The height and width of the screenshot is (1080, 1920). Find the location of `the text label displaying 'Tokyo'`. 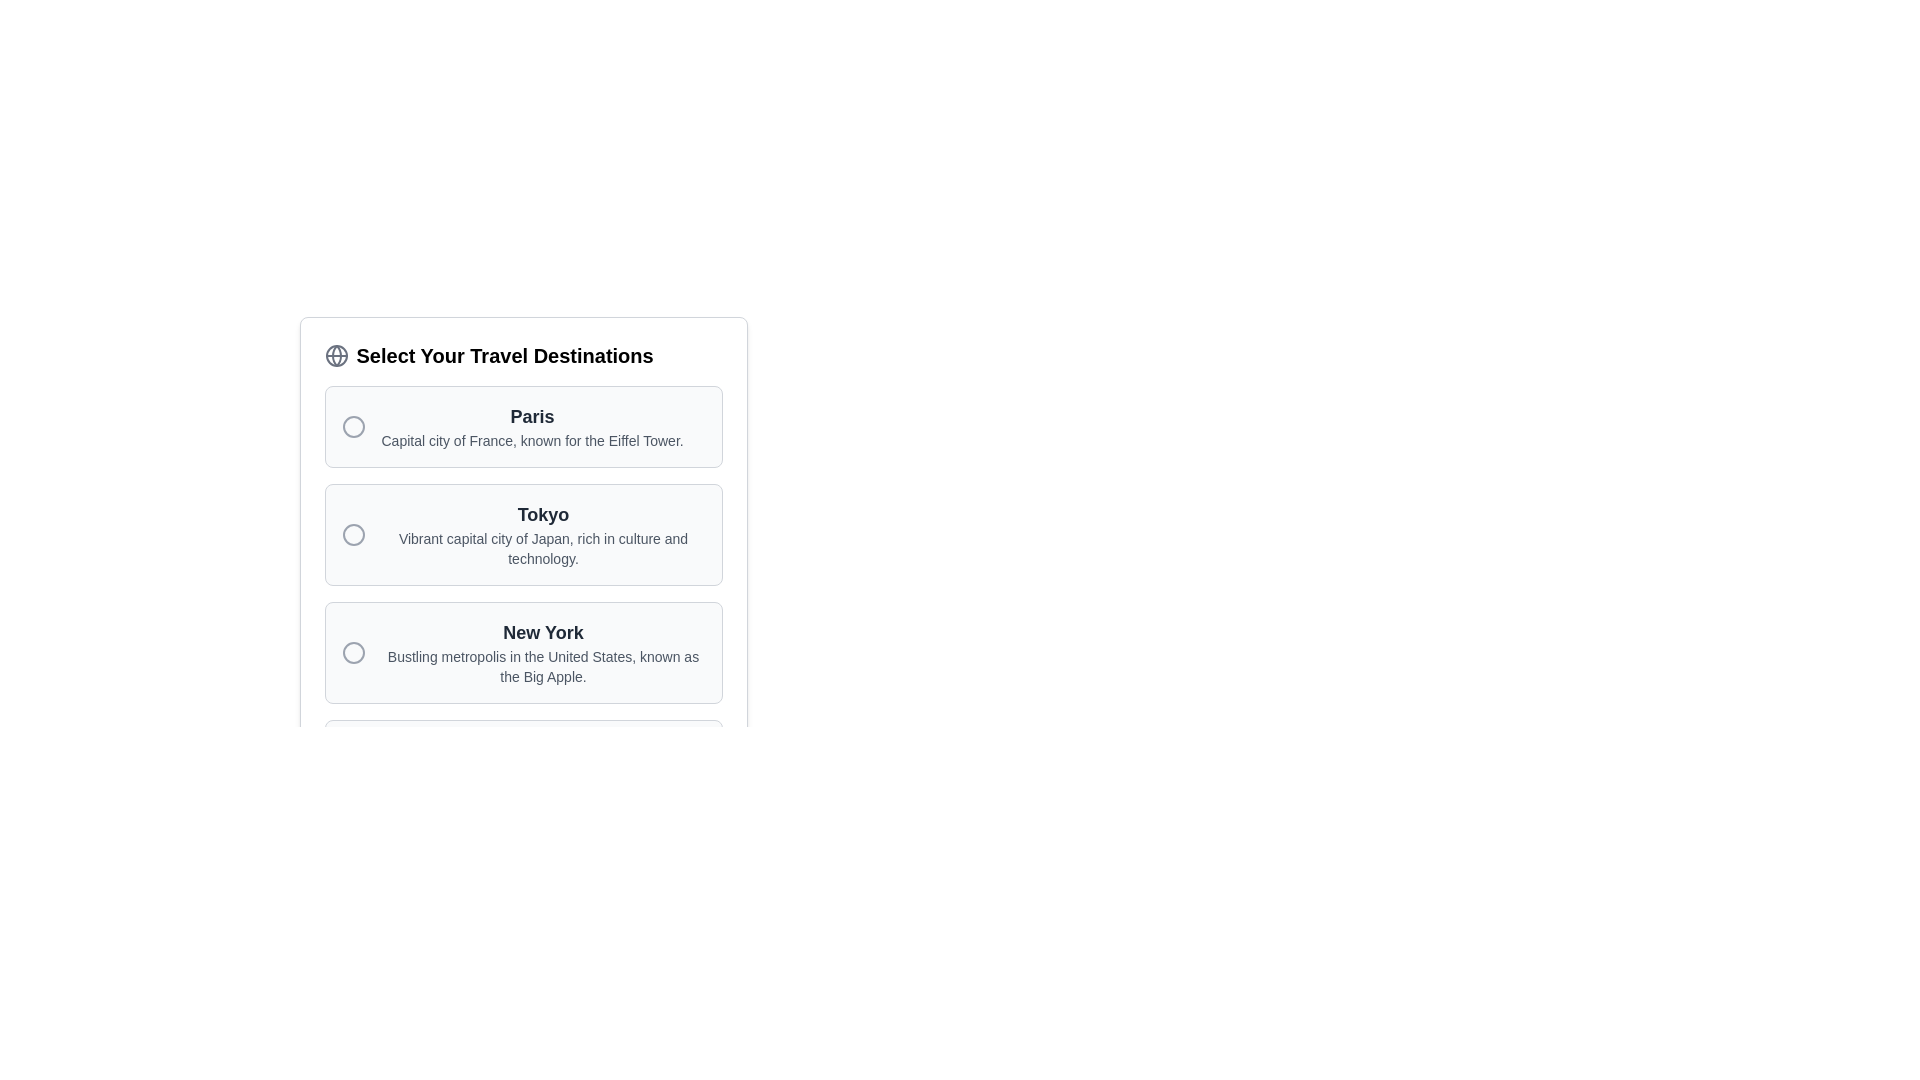

the text label displaying 'Tokyo' is located at coordinates (543, 514).